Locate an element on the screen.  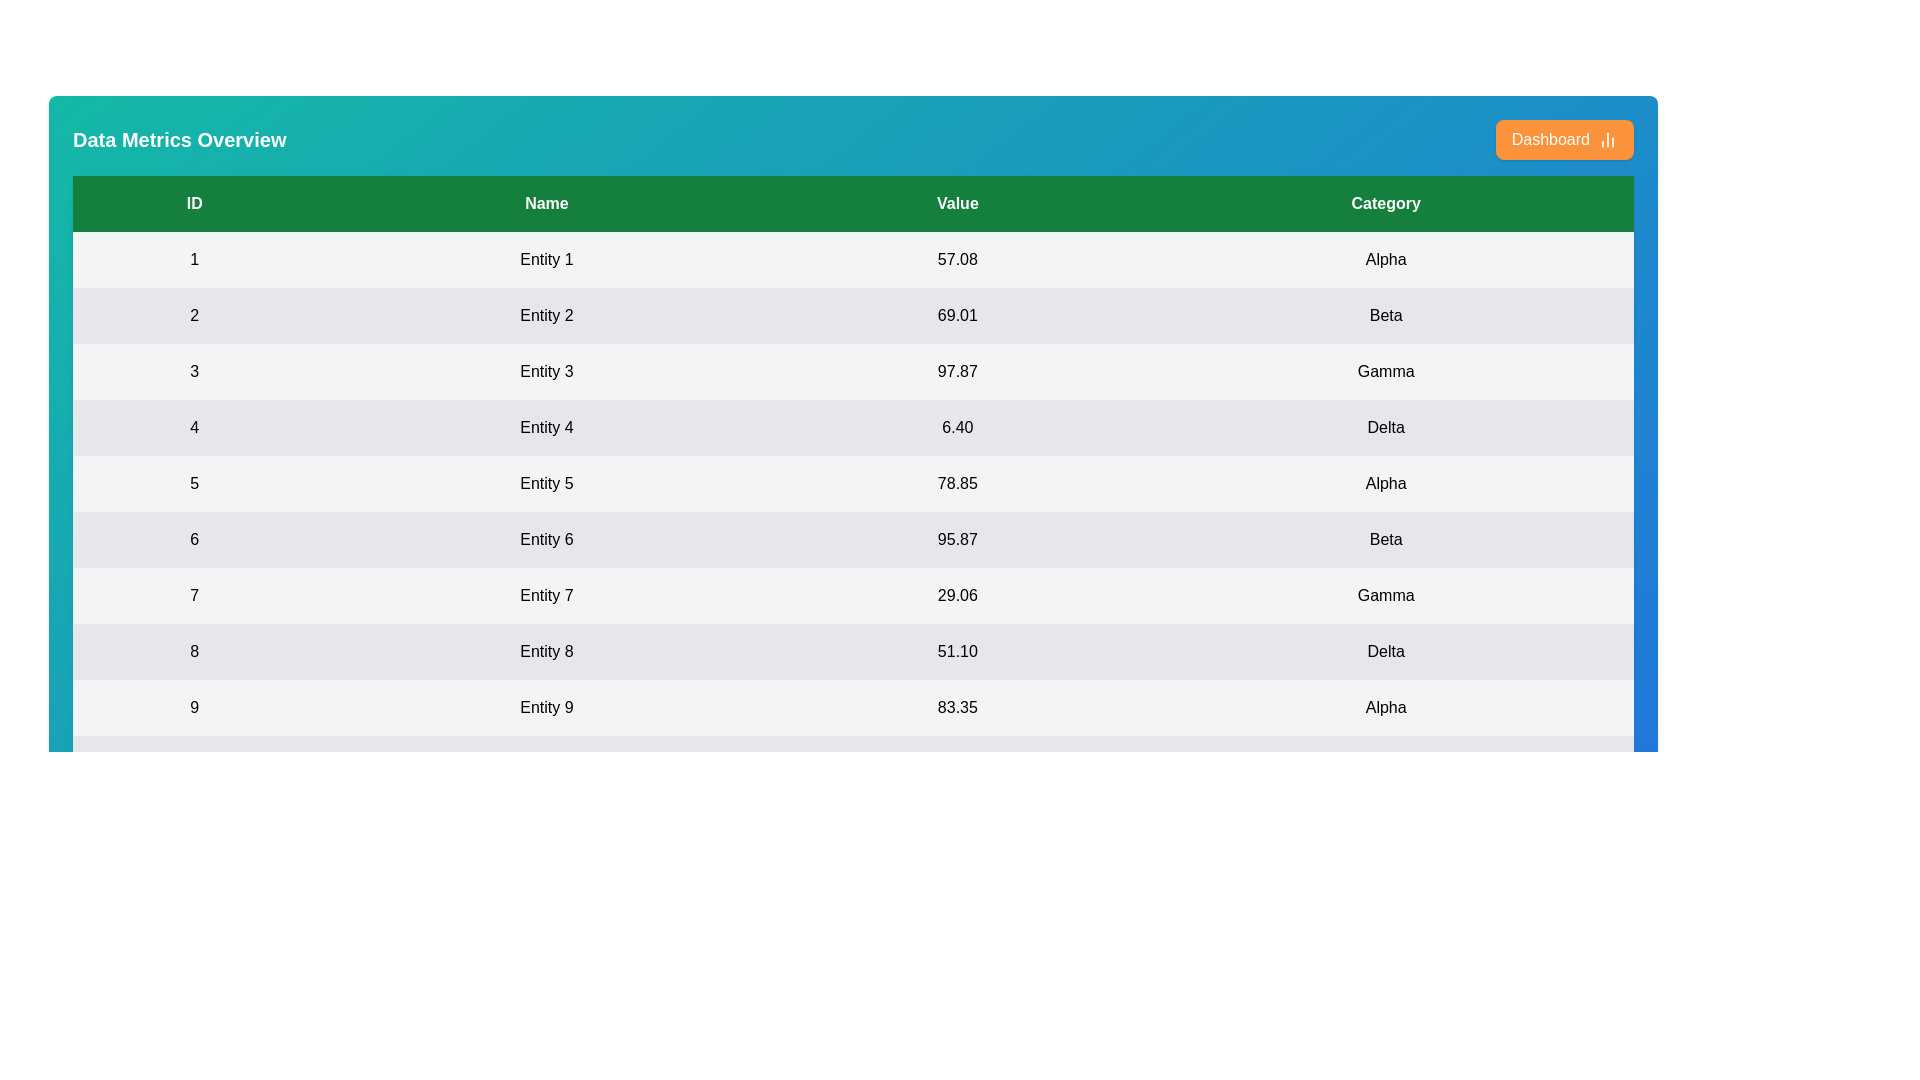
the row corresponding to 7 is located at coordinates (853, 595).